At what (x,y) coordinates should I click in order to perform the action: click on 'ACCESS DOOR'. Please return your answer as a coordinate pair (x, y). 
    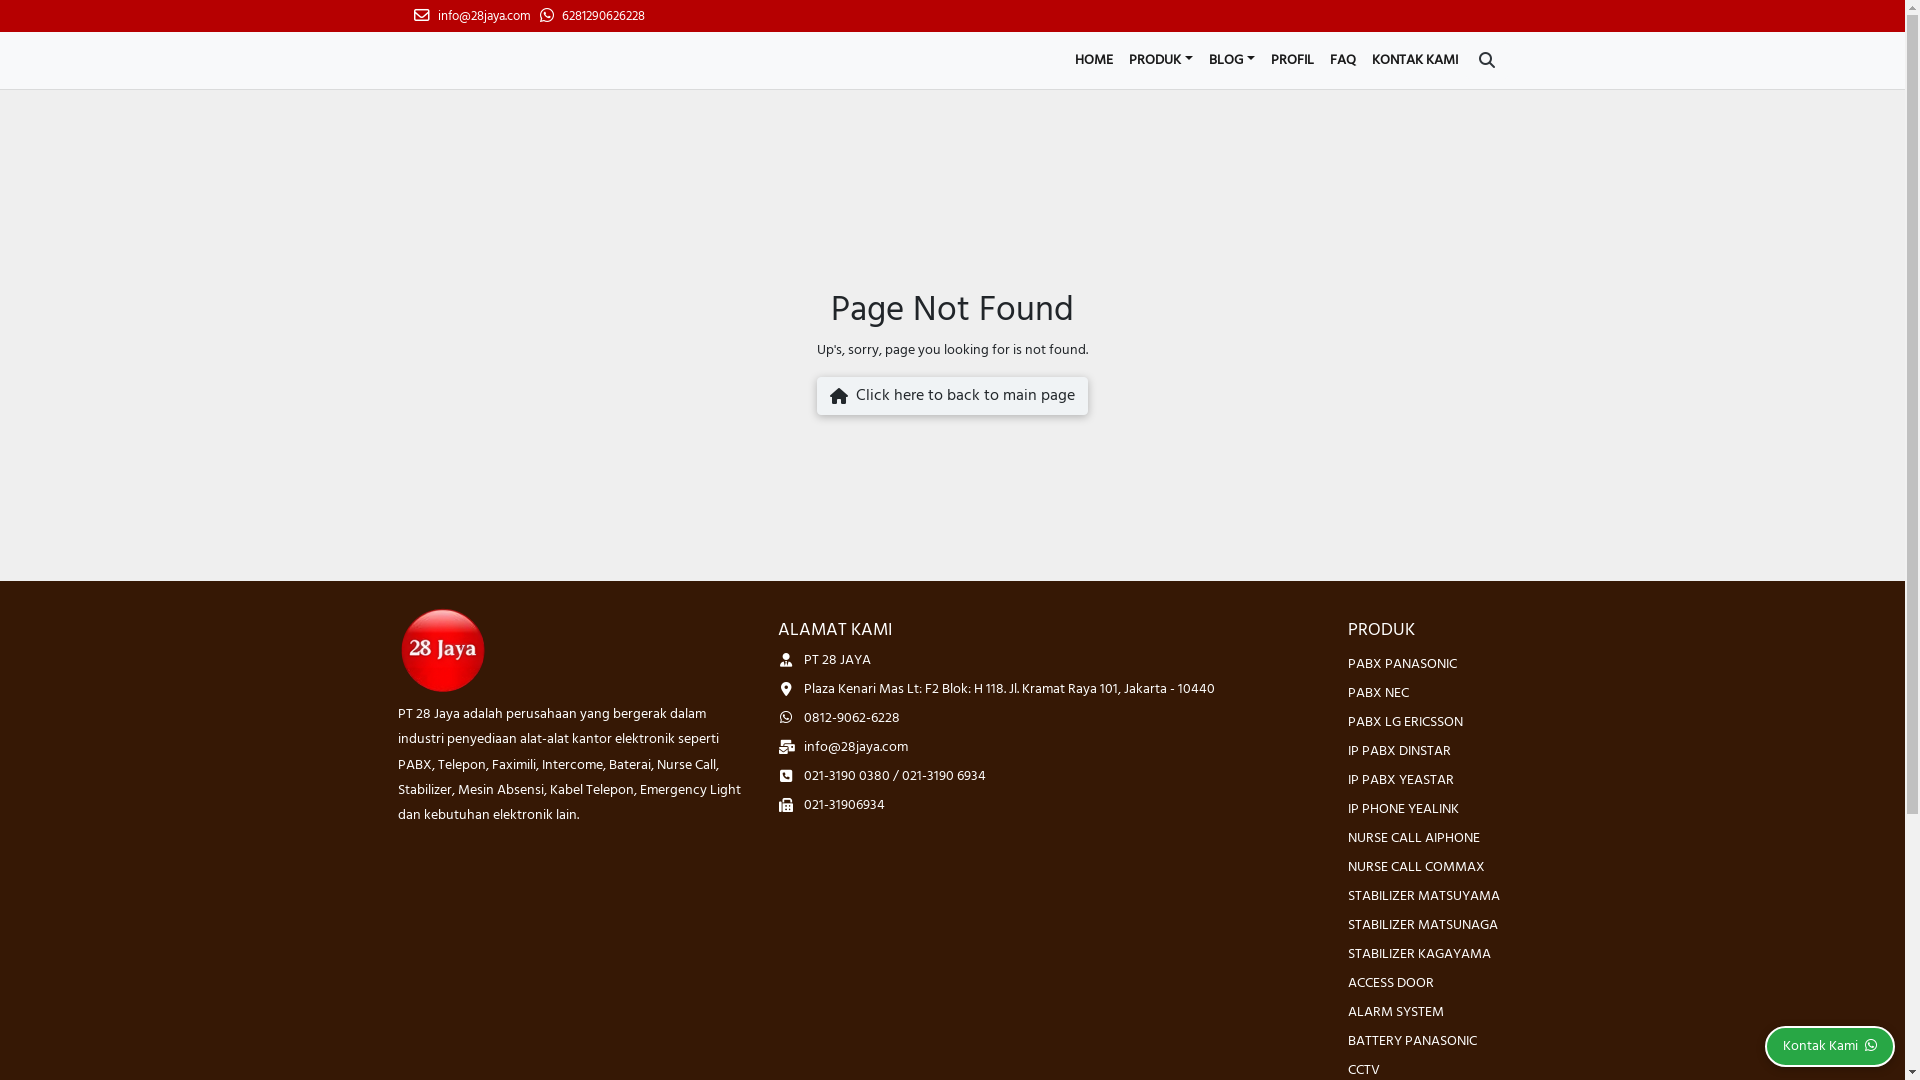
    Looking at the image, I should click on (1390, 982).